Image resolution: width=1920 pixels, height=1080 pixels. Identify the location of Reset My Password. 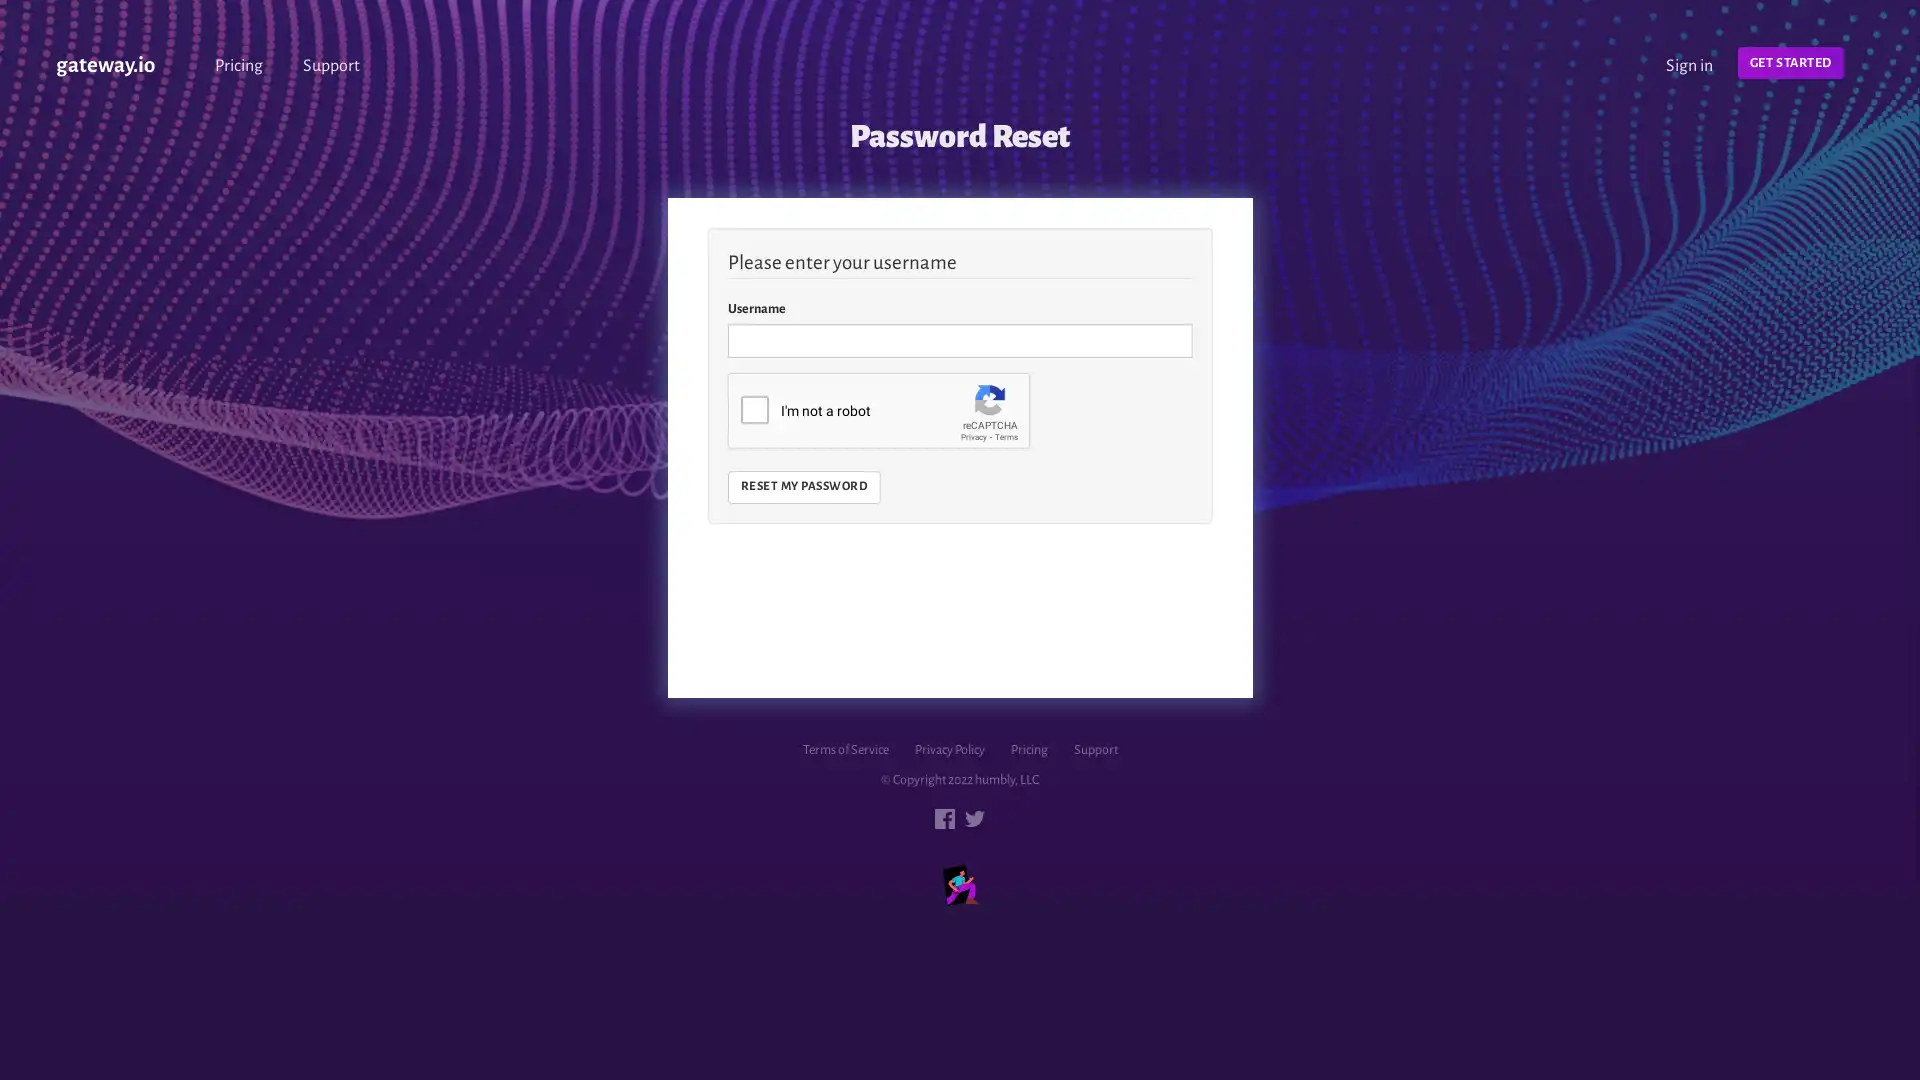
(804, 486).